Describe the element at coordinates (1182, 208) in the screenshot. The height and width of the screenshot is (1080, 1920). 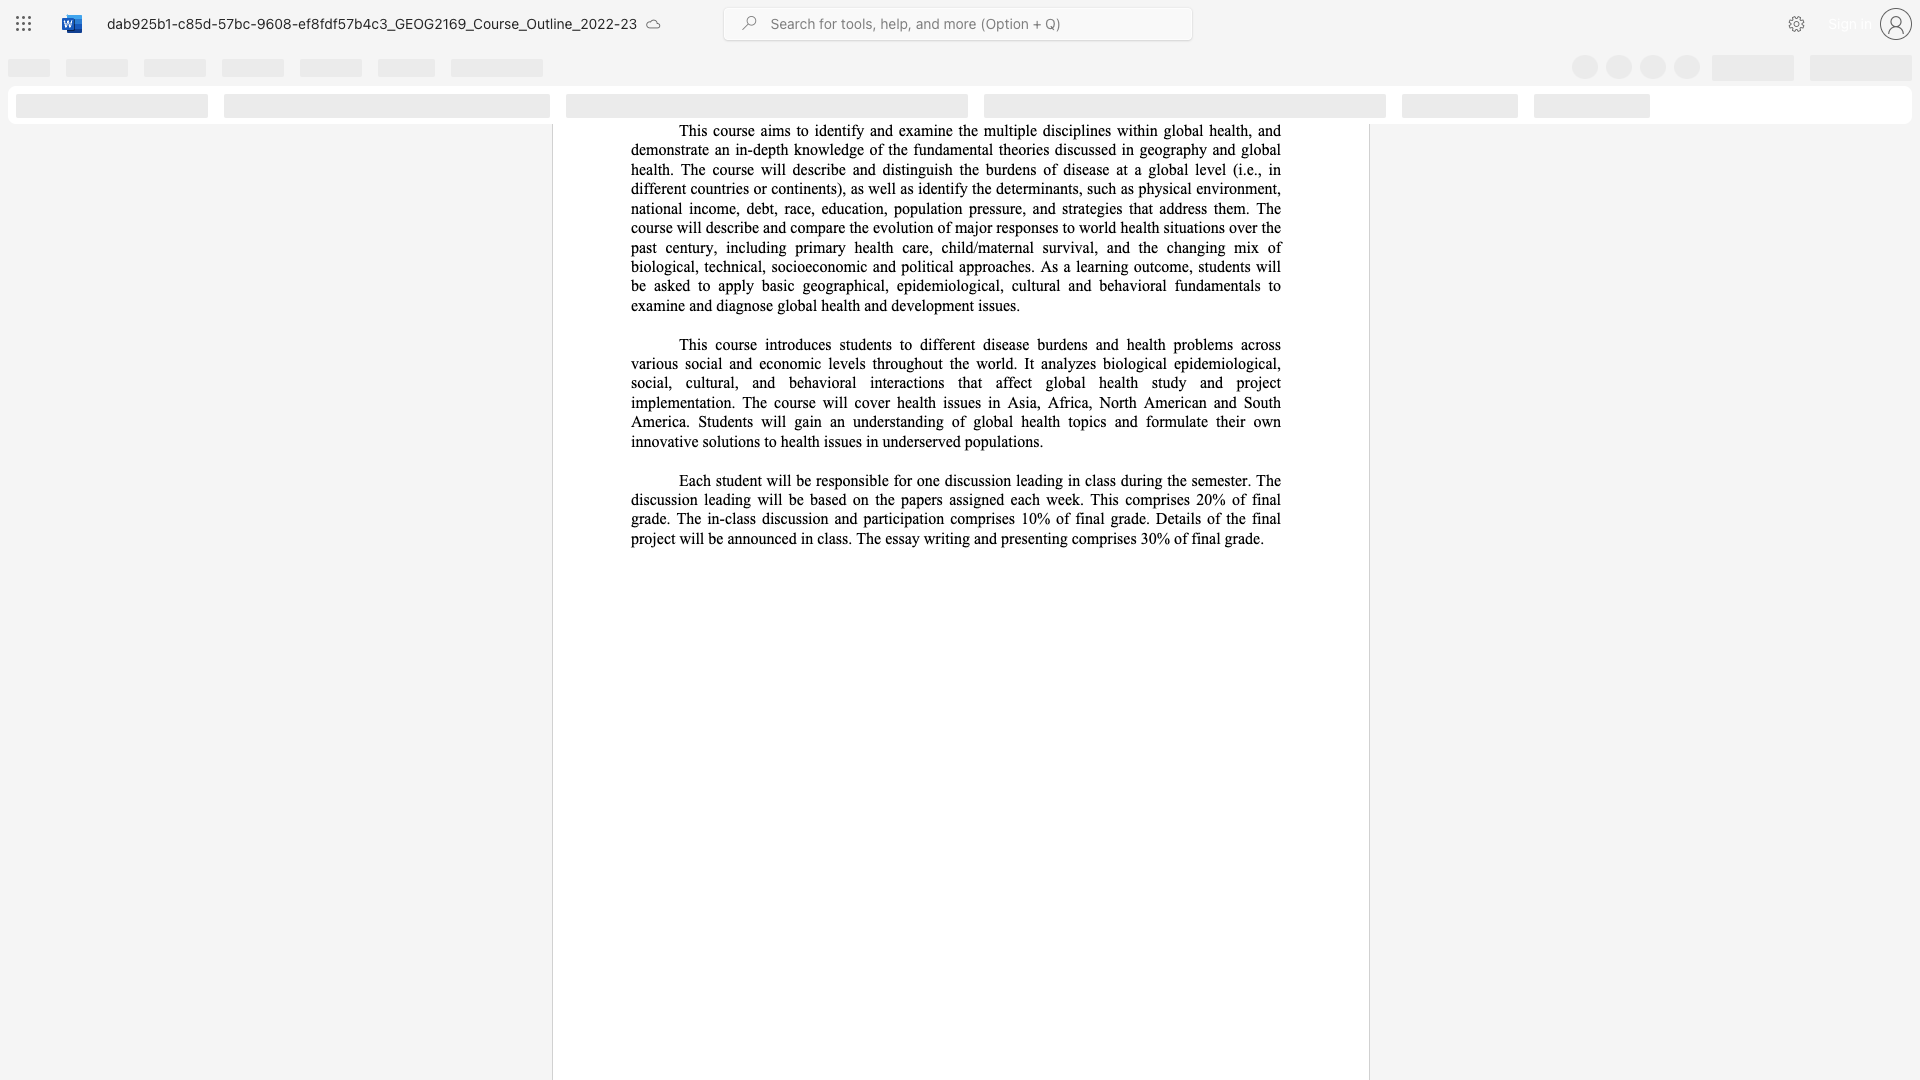
I see `the subset text "ress them. The course will describe and compare the evolution of major responses to world health s" within the text "), as well as identify the determinants, such as physical environment, national income, debt, race, education, population pressure, and strategies that address them. The course will describe and compare the evolution of major responses to world health situations over the past century, including primary health care, child/maternal survival, and the changing mix of biological, technical, socioeconomic and political approaches."` at that location.